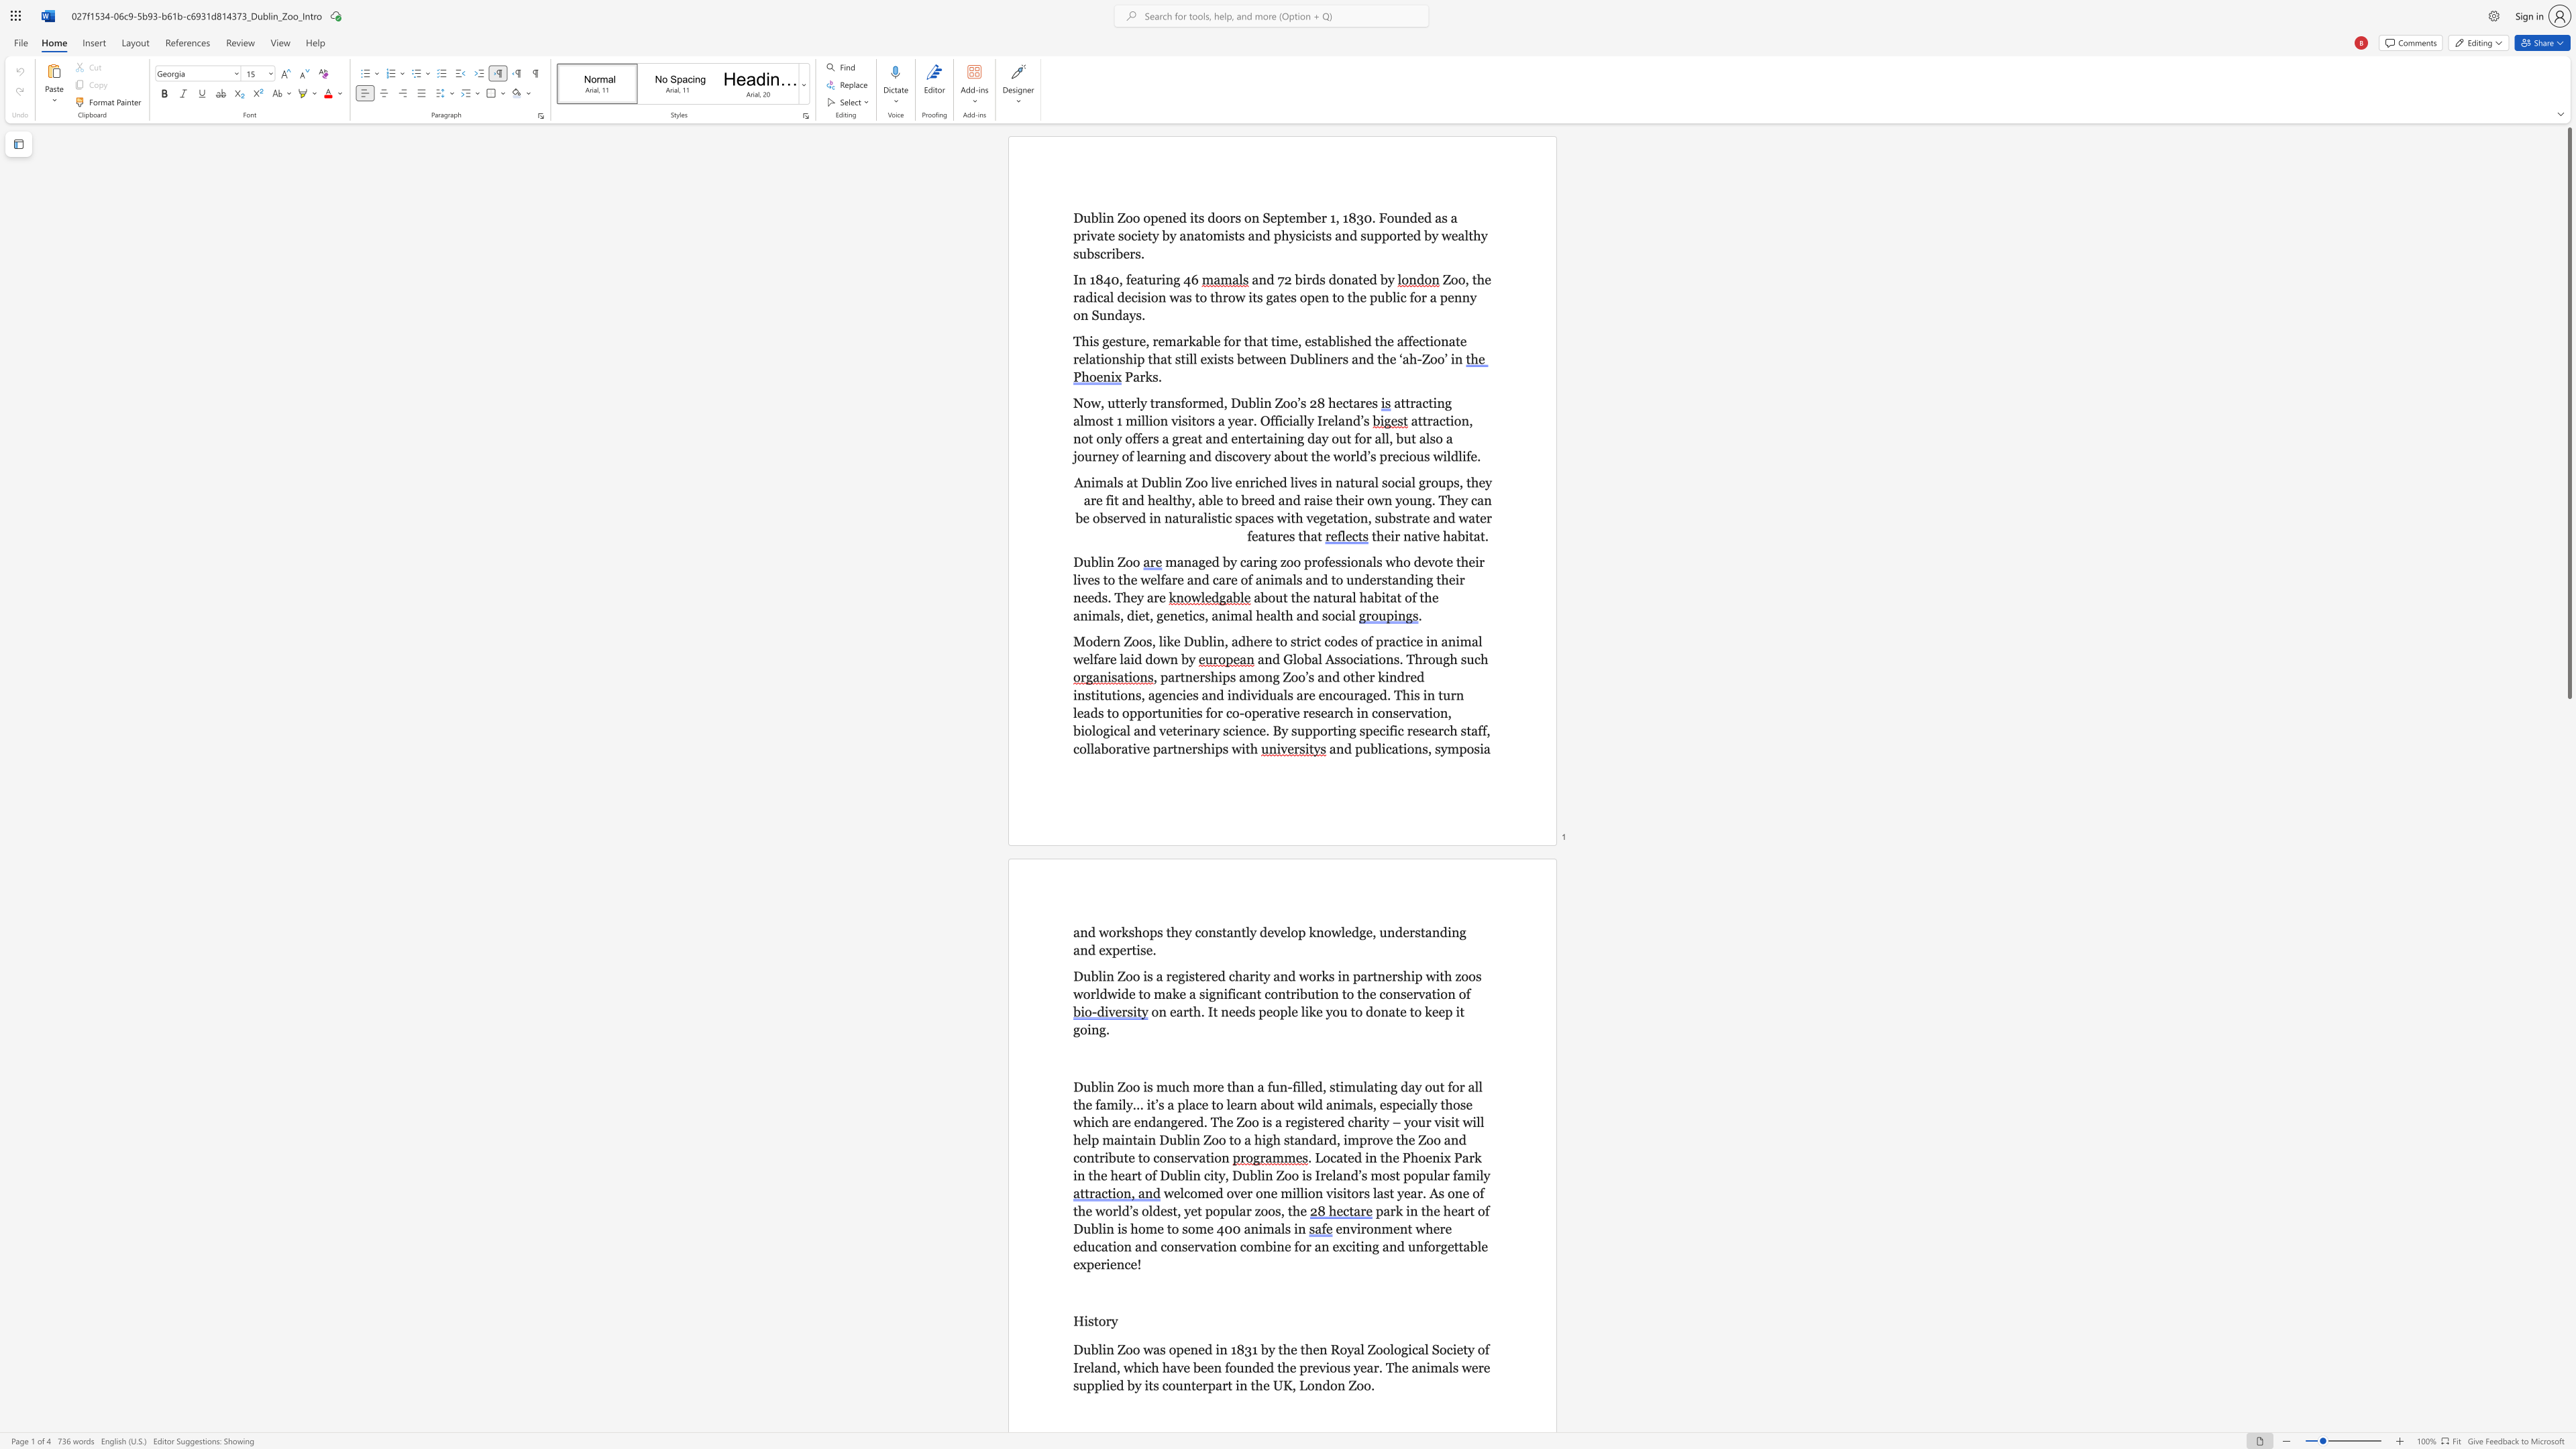 Image resolution: width=2576 pixels, height=1449 pixels. I want to click on the 1th character "c" in the text, so click(1388, 748).